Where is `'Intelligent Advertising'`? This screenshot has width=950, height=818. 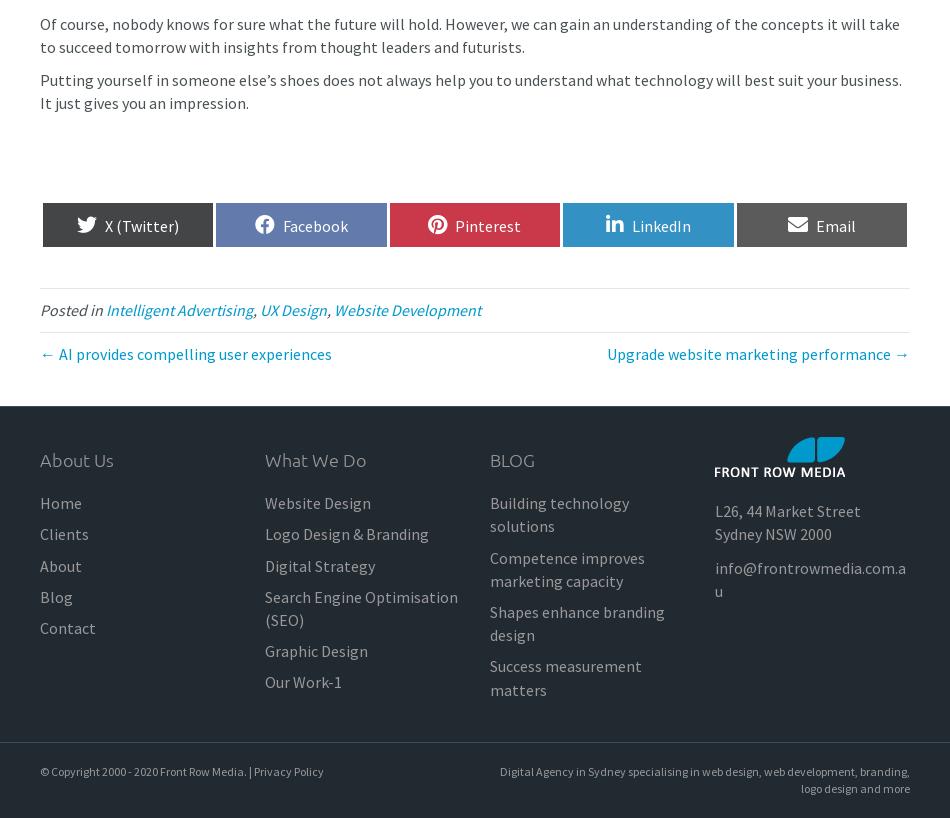 'Intelligent Advertising' is located at coordinates (179, 308).